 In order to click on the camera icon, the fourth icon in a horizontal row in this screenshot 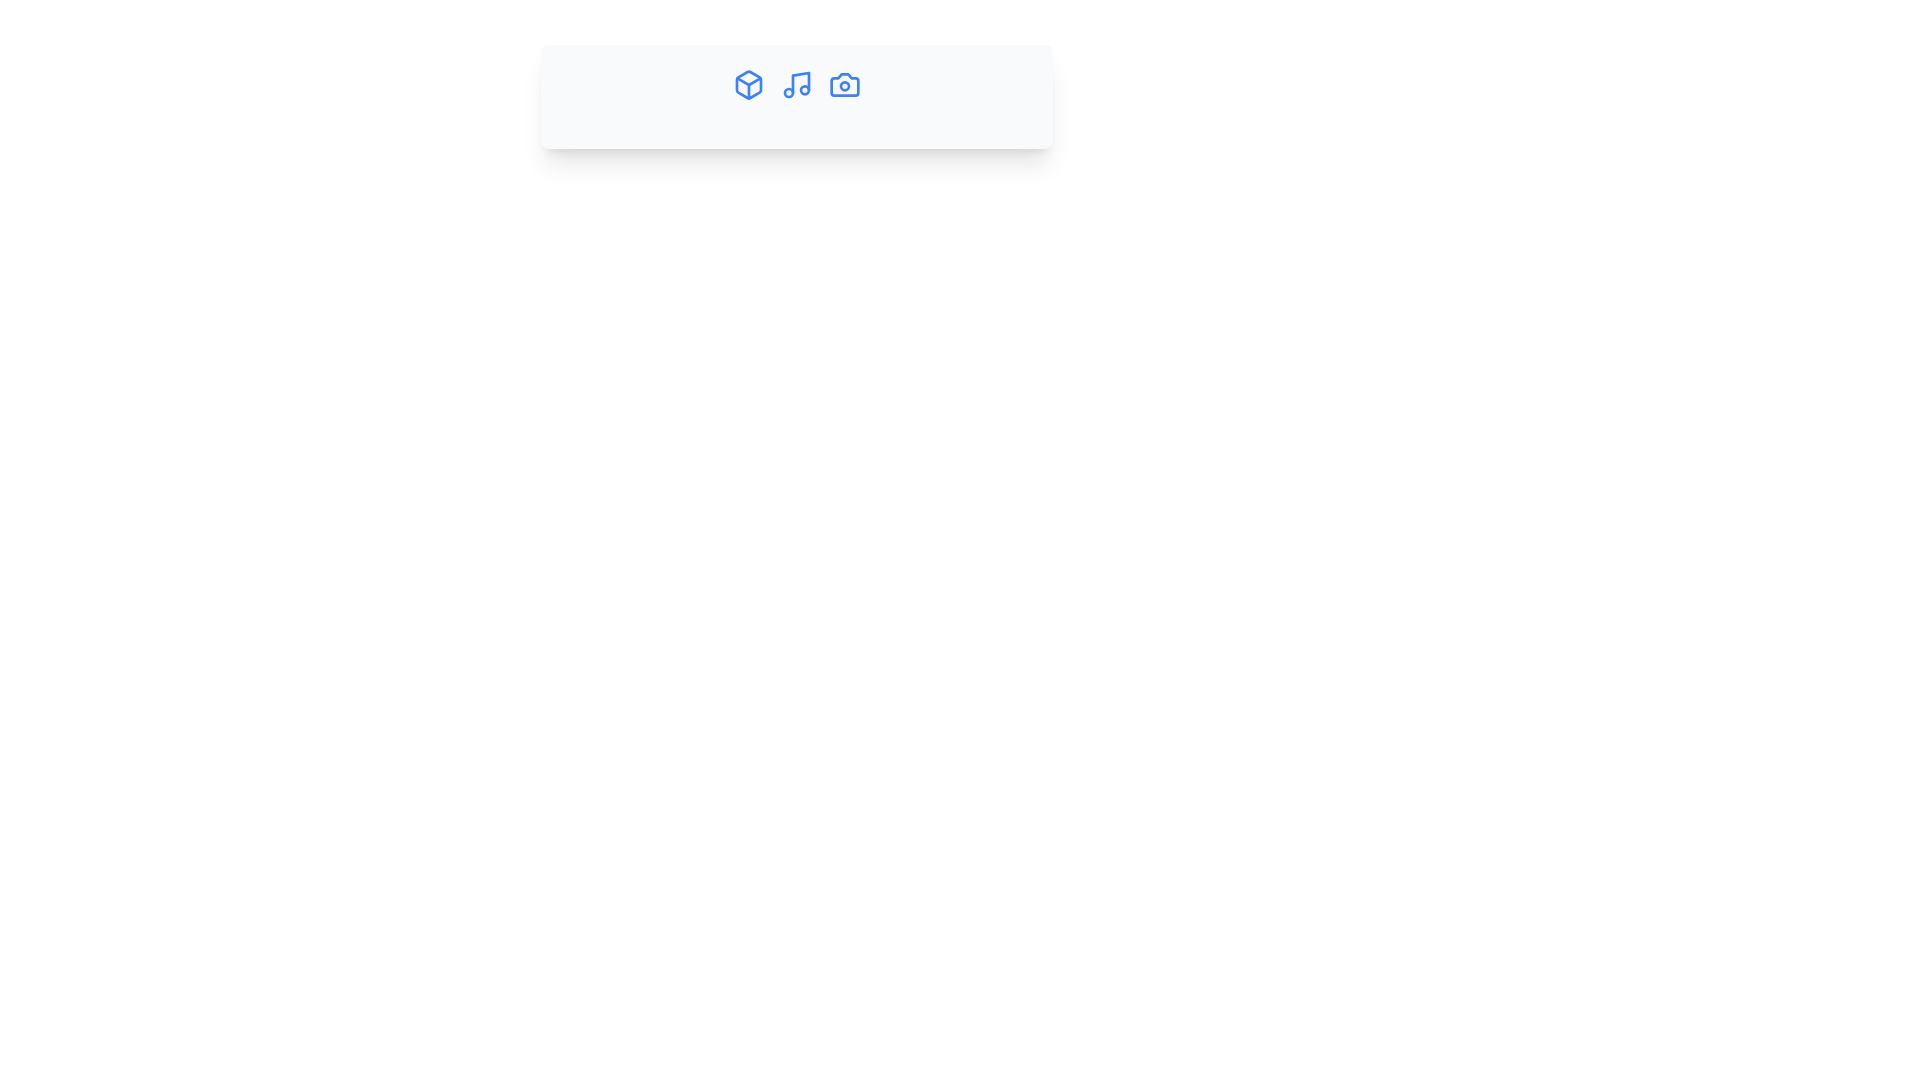, I will do `click(844, 83)`.